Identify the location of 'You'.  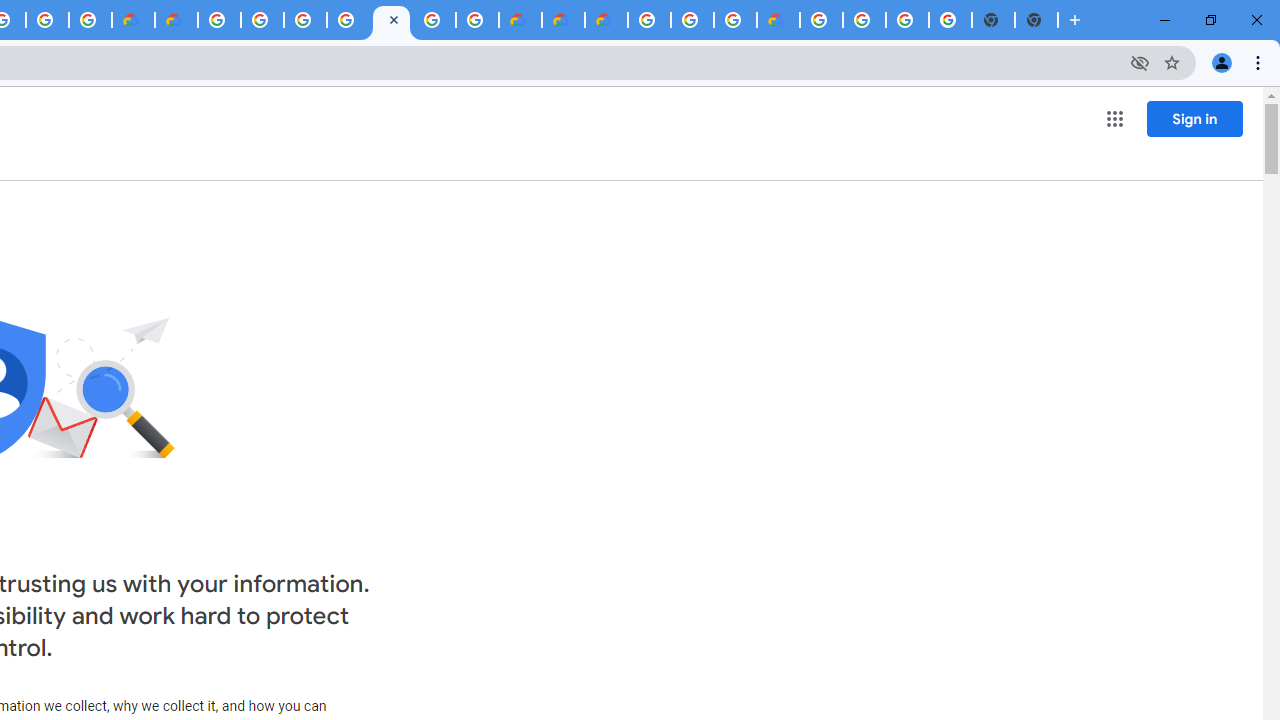
(1220, 61).